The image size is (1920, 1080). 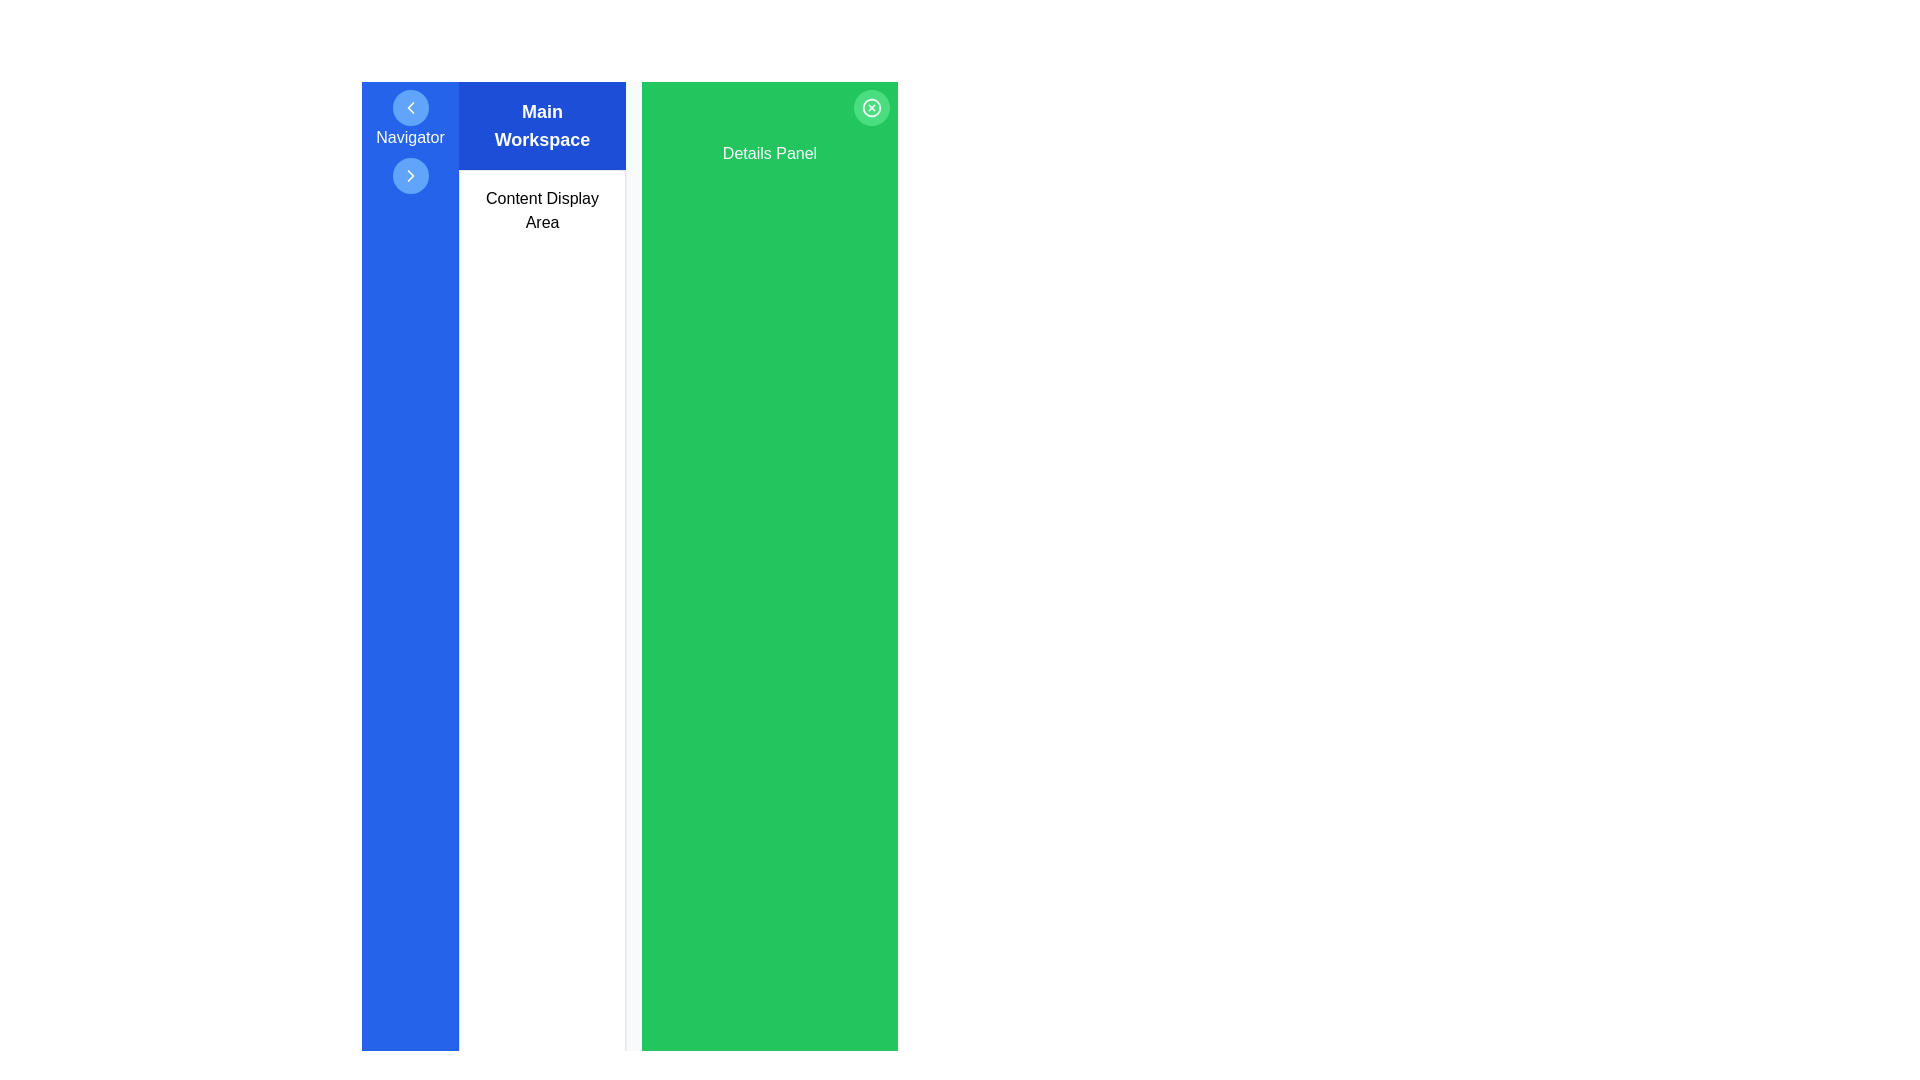 What do you see at coordinates (409, 108) in the screenshot?
I see `the left-facing chevron icon within the blue circular button located in the sidebar below the 'Navigator' label` at bounding box center [409, 108].